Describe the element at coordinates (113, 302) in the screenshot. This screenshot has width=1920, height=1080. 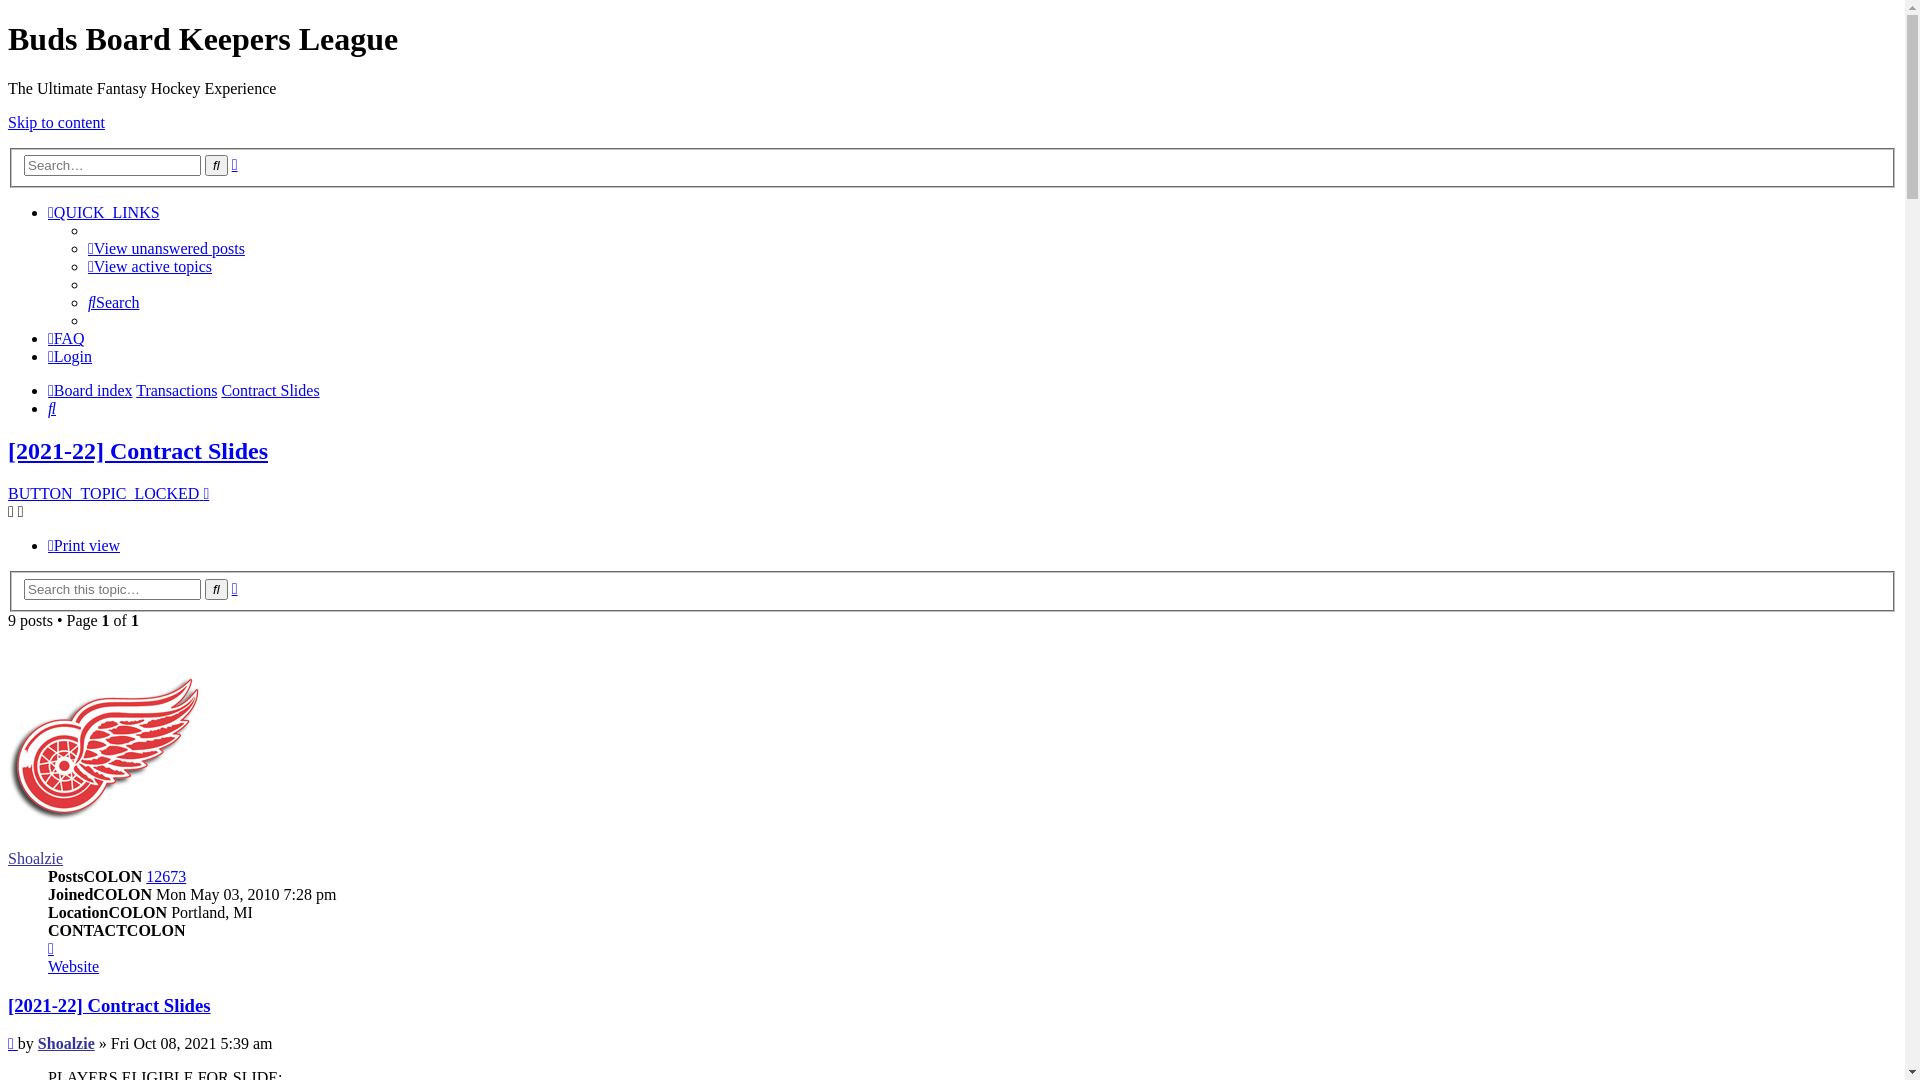
I see `'Search'` at that location.